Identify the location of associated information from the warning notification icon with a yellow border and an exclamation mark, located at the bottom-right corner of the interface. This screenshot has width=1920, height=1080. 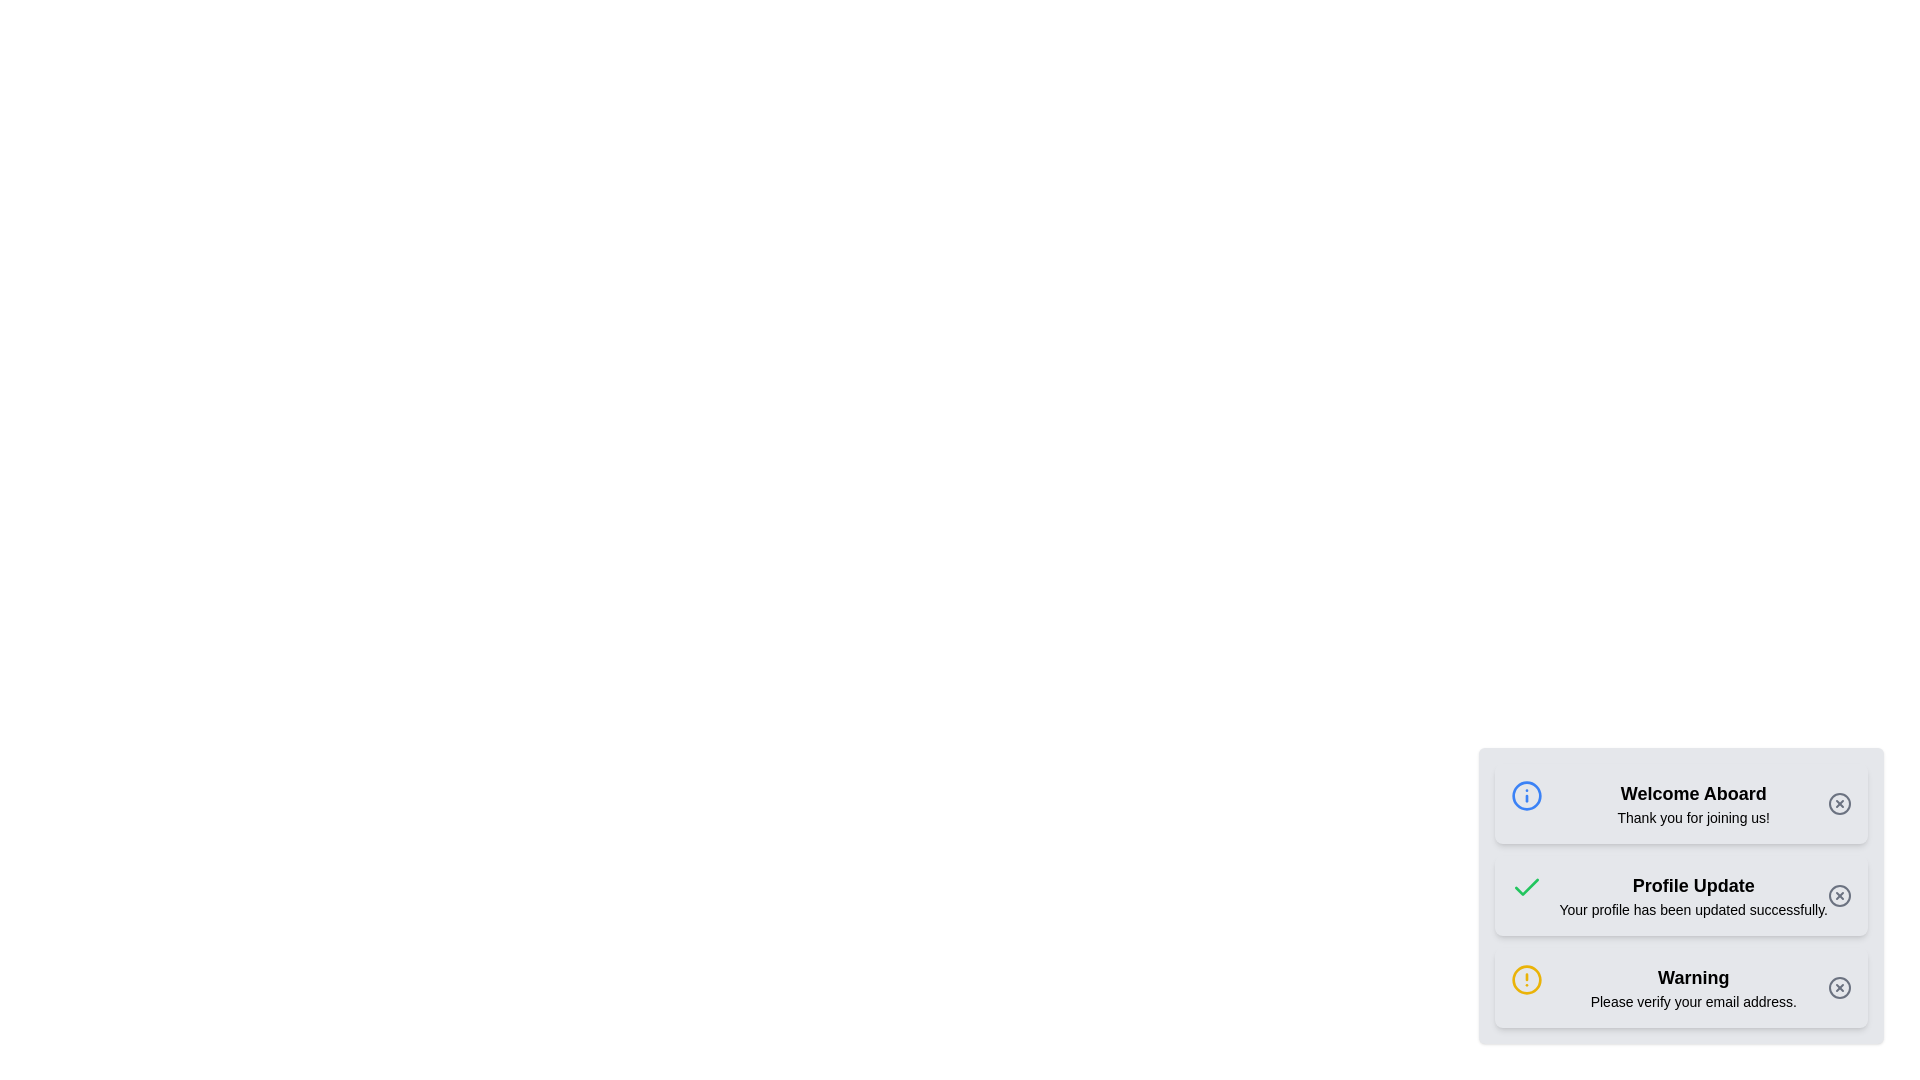
(1526, 978).